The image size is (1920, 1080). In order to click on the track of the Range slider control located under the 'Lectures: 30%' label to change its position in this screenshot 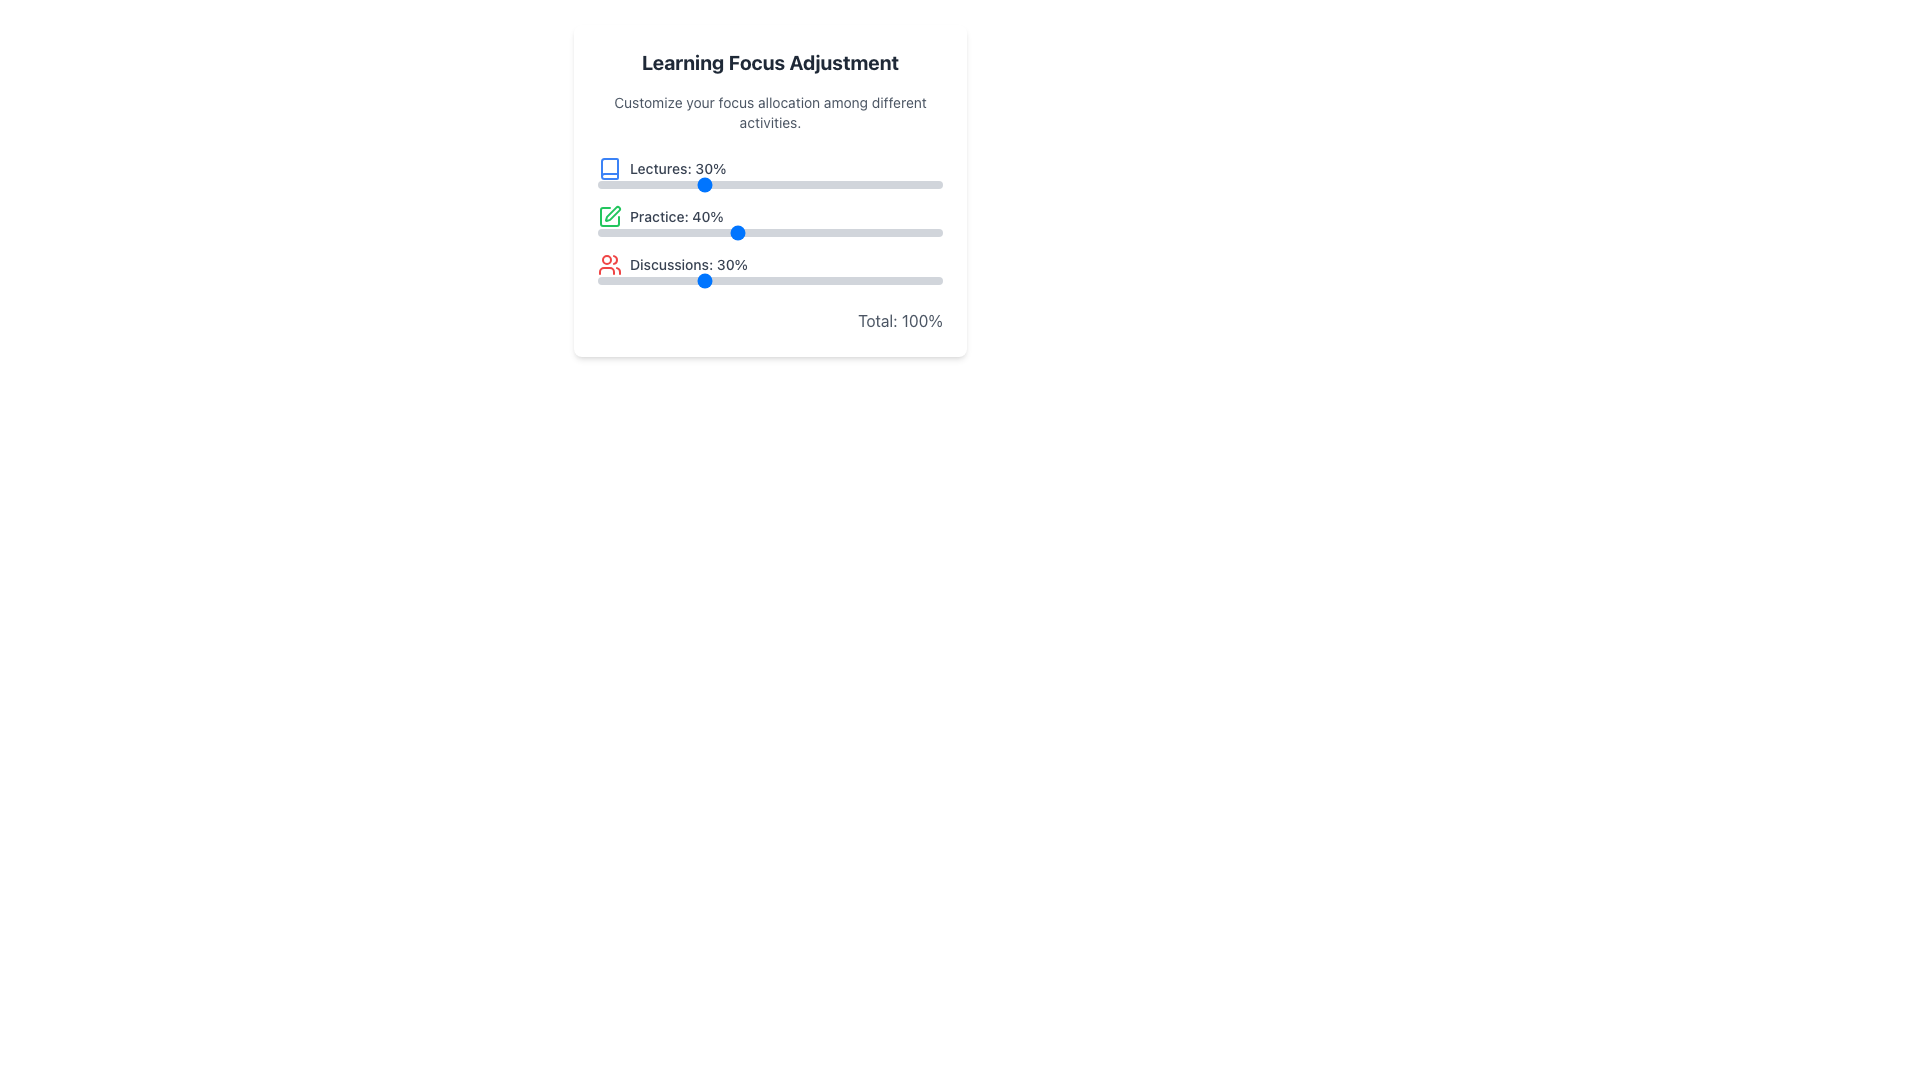, I will do `click(769, 185)`.